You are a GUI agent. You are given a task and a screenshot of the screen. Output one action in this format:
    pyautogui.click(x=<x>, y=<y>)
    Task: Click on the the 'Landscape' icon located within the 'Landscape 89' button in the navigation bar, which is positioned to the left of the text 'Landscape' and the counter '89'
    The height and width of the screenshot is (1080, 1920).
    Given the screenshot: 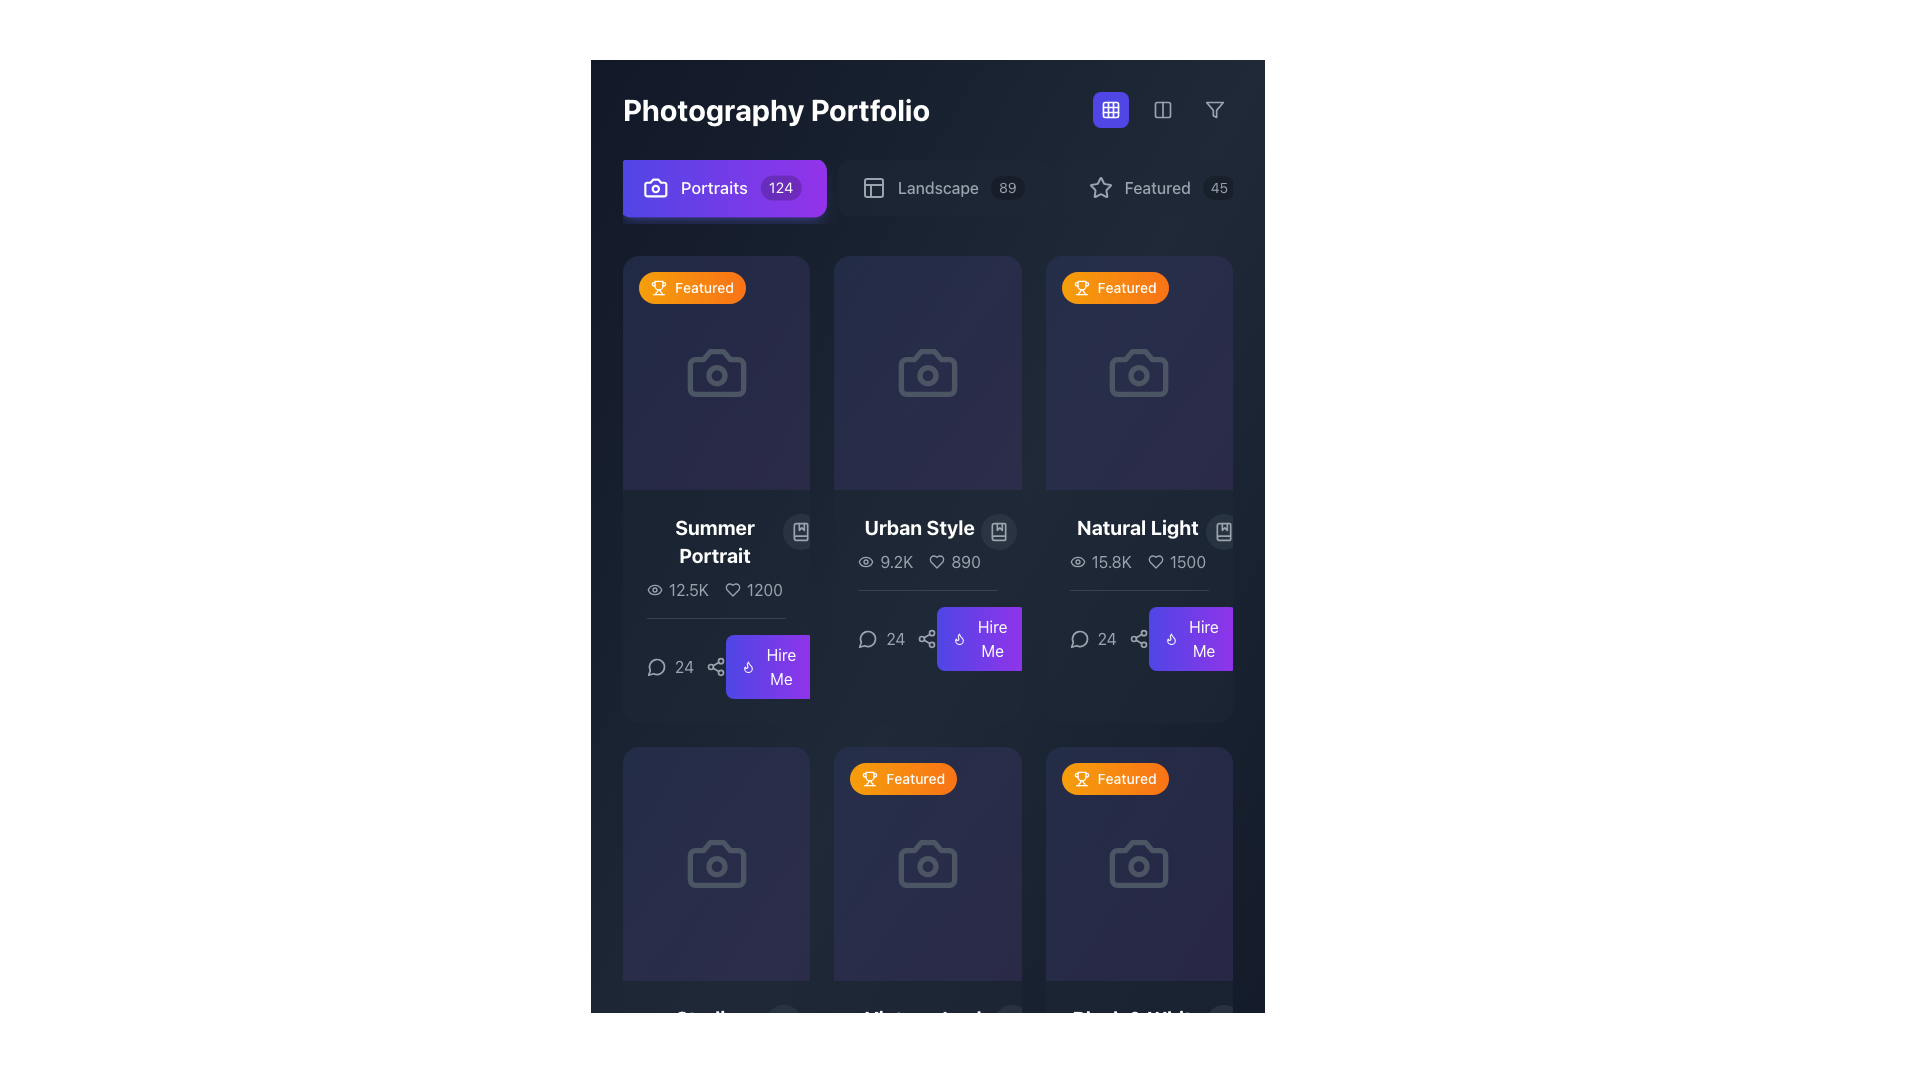 What is the action you would take?
    pyautogui.click(x=873, y=188)
    